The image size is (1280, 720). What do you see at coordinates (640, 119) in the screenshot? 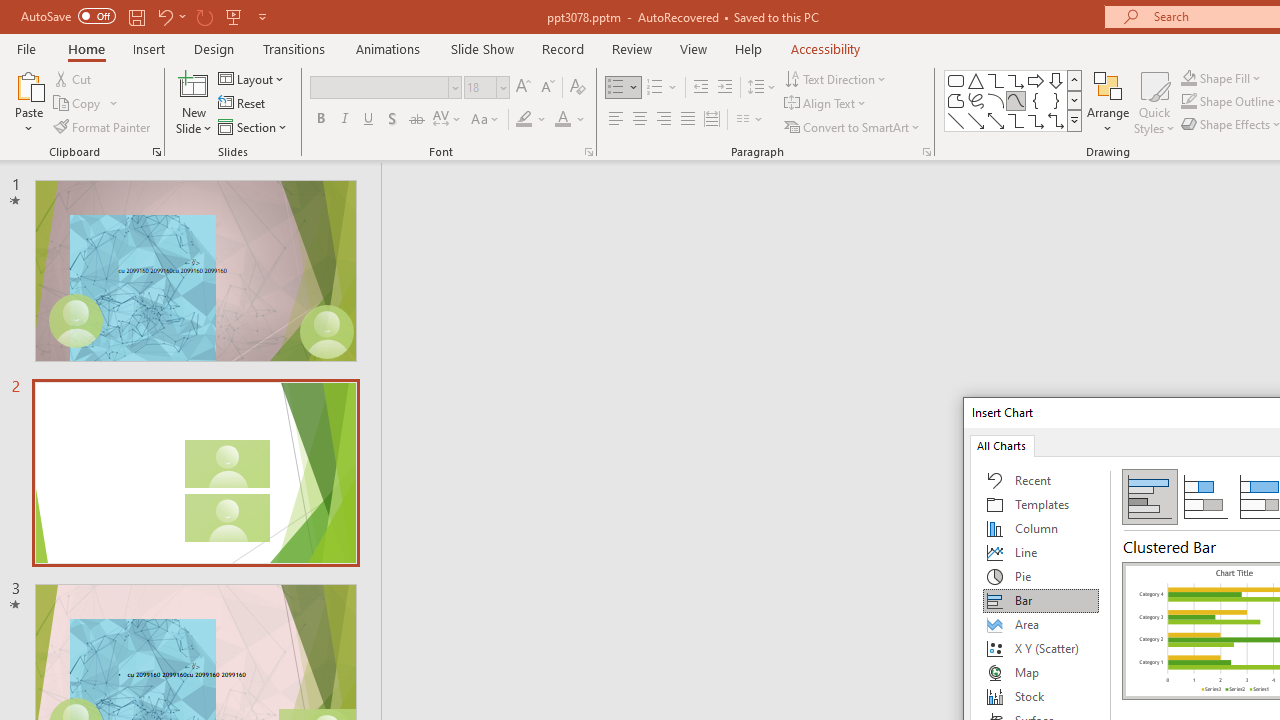
I see `'Center'` at bounding box center [640, 119].